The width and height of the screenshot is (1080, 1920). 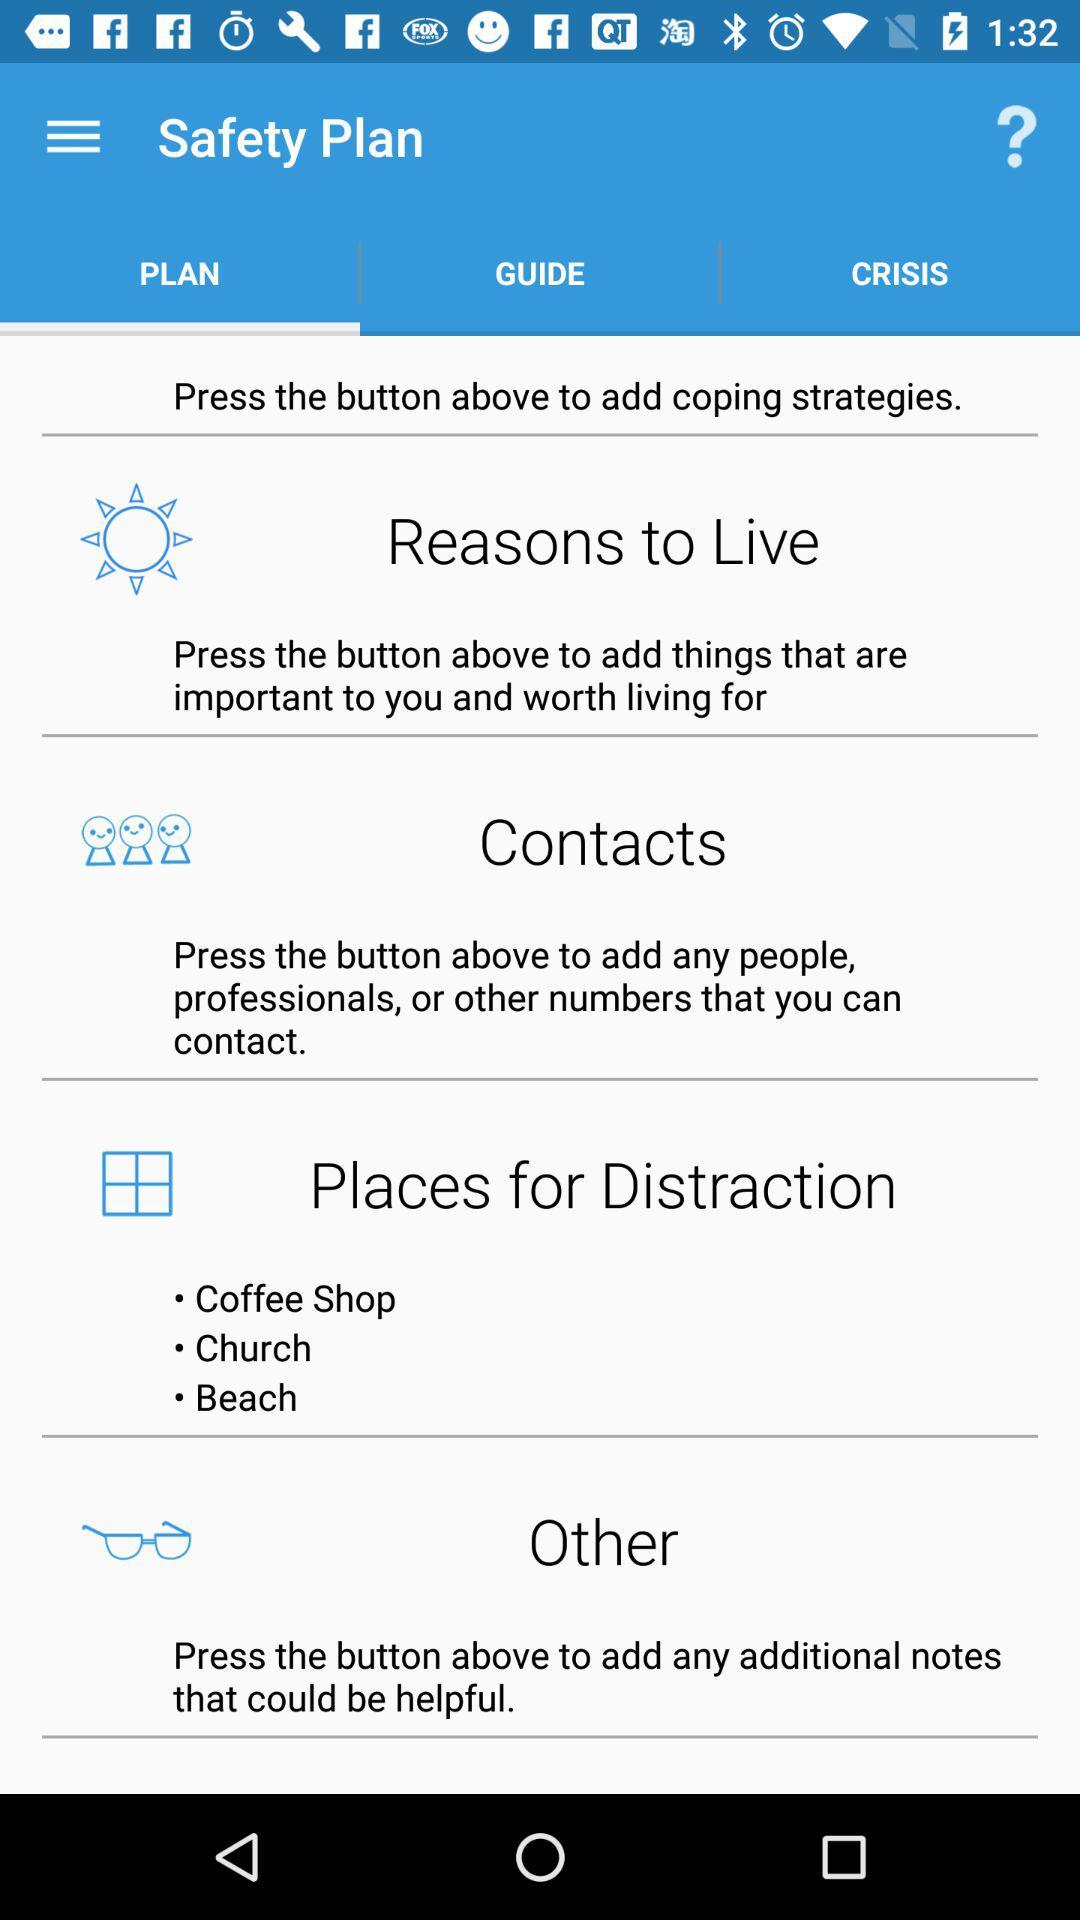 What do you see at coordinates (540, 539) in the screenshot?
I see `the reasons to live item` at bounding box center [540, 539].